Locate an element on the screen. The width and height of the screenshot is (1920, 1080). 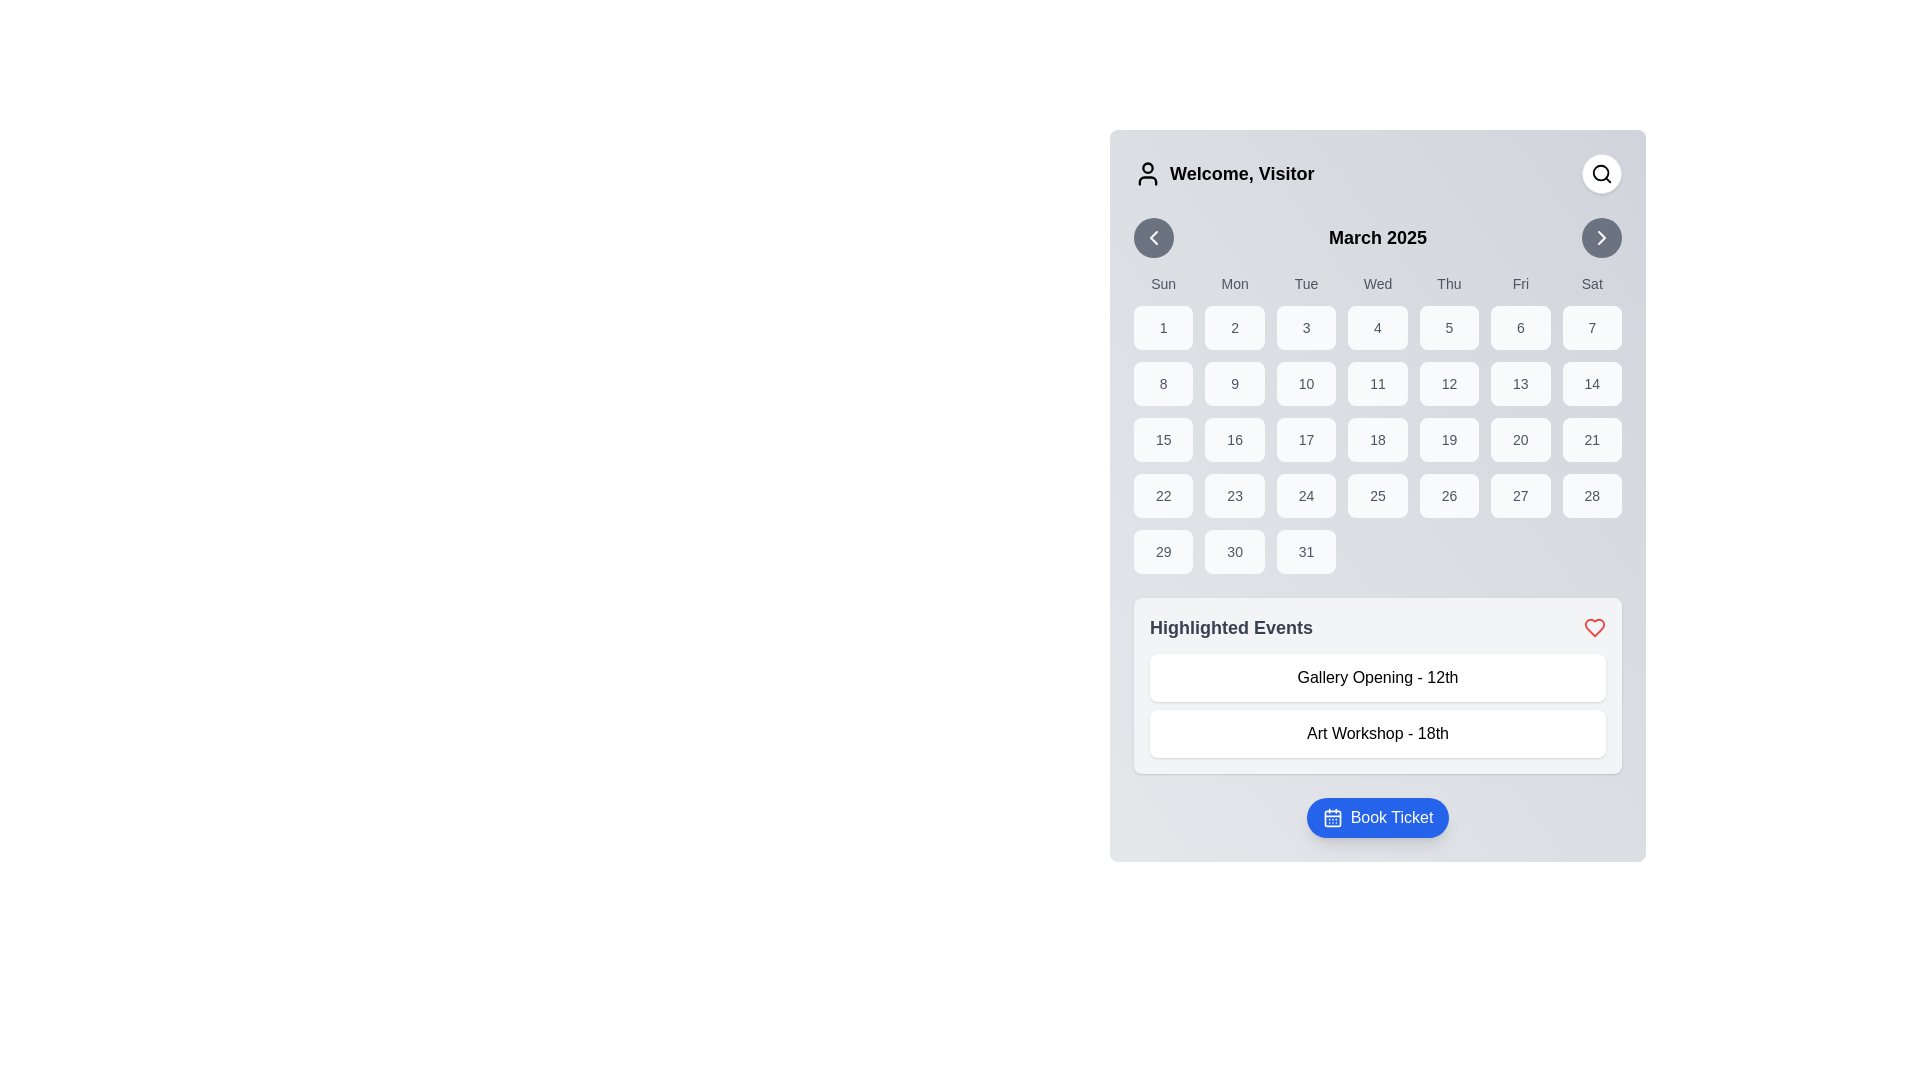
the first day of the month in the calendar grid, located under 'Sun' in the top-left corner of the calendar is located at coordinates (1163, 326).